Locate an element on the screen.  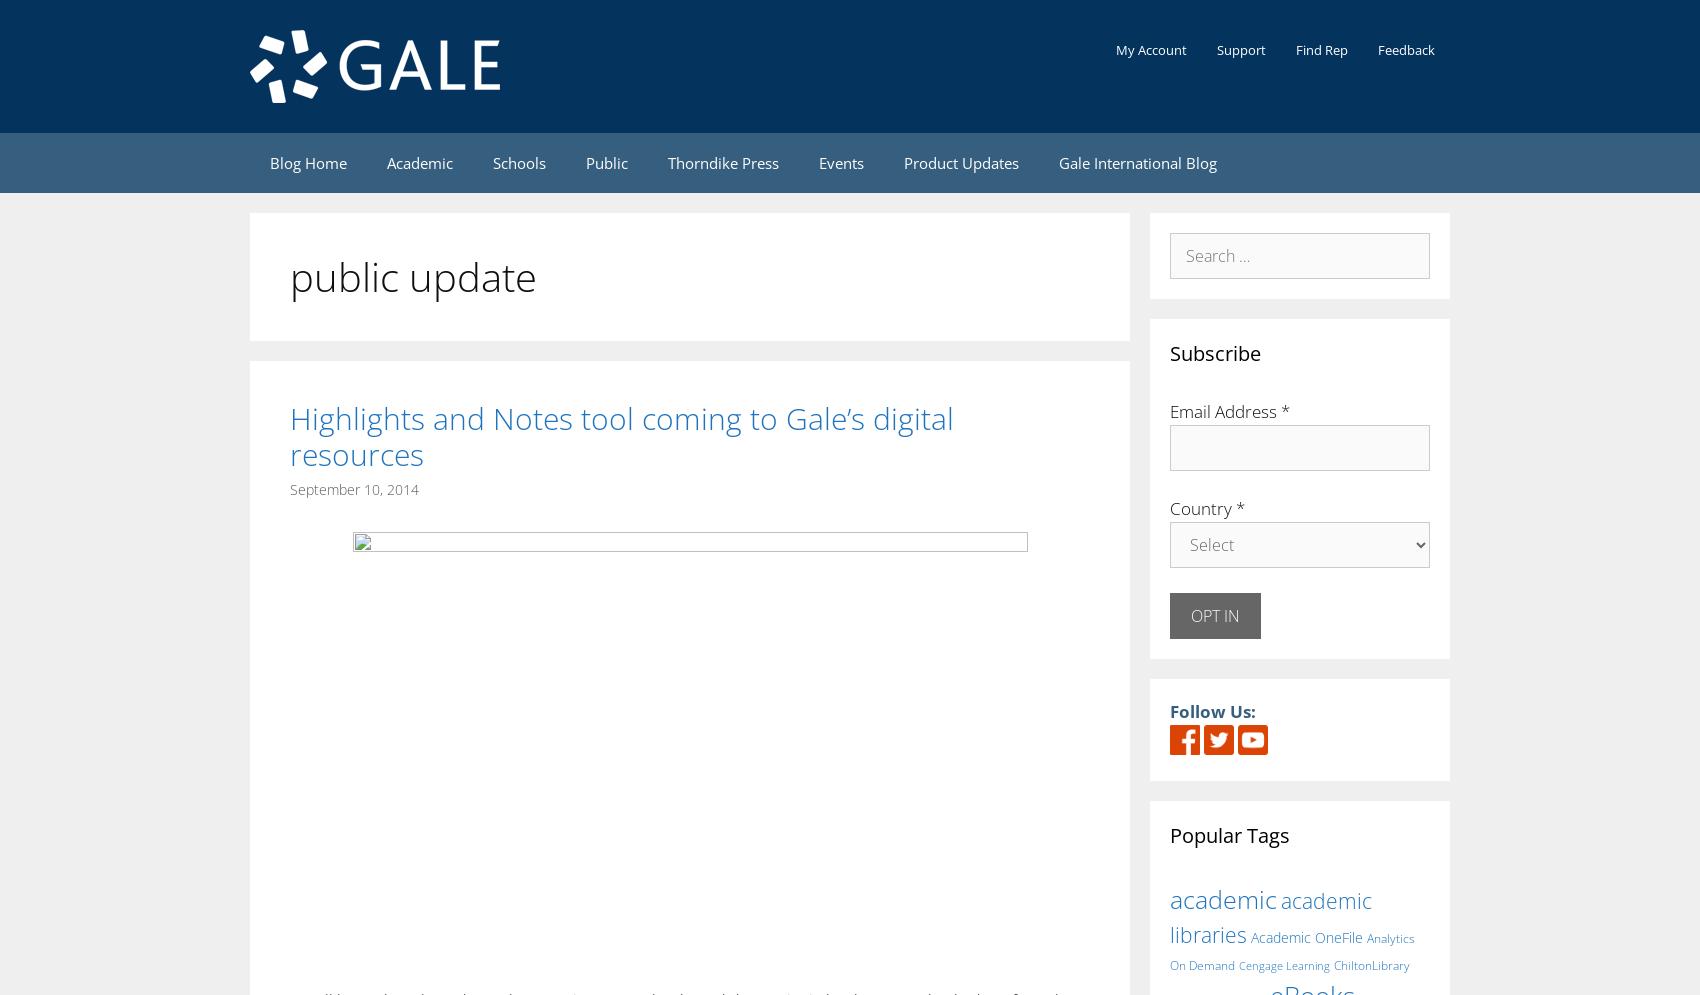
'academic' is located at coordinates (1222, 897).